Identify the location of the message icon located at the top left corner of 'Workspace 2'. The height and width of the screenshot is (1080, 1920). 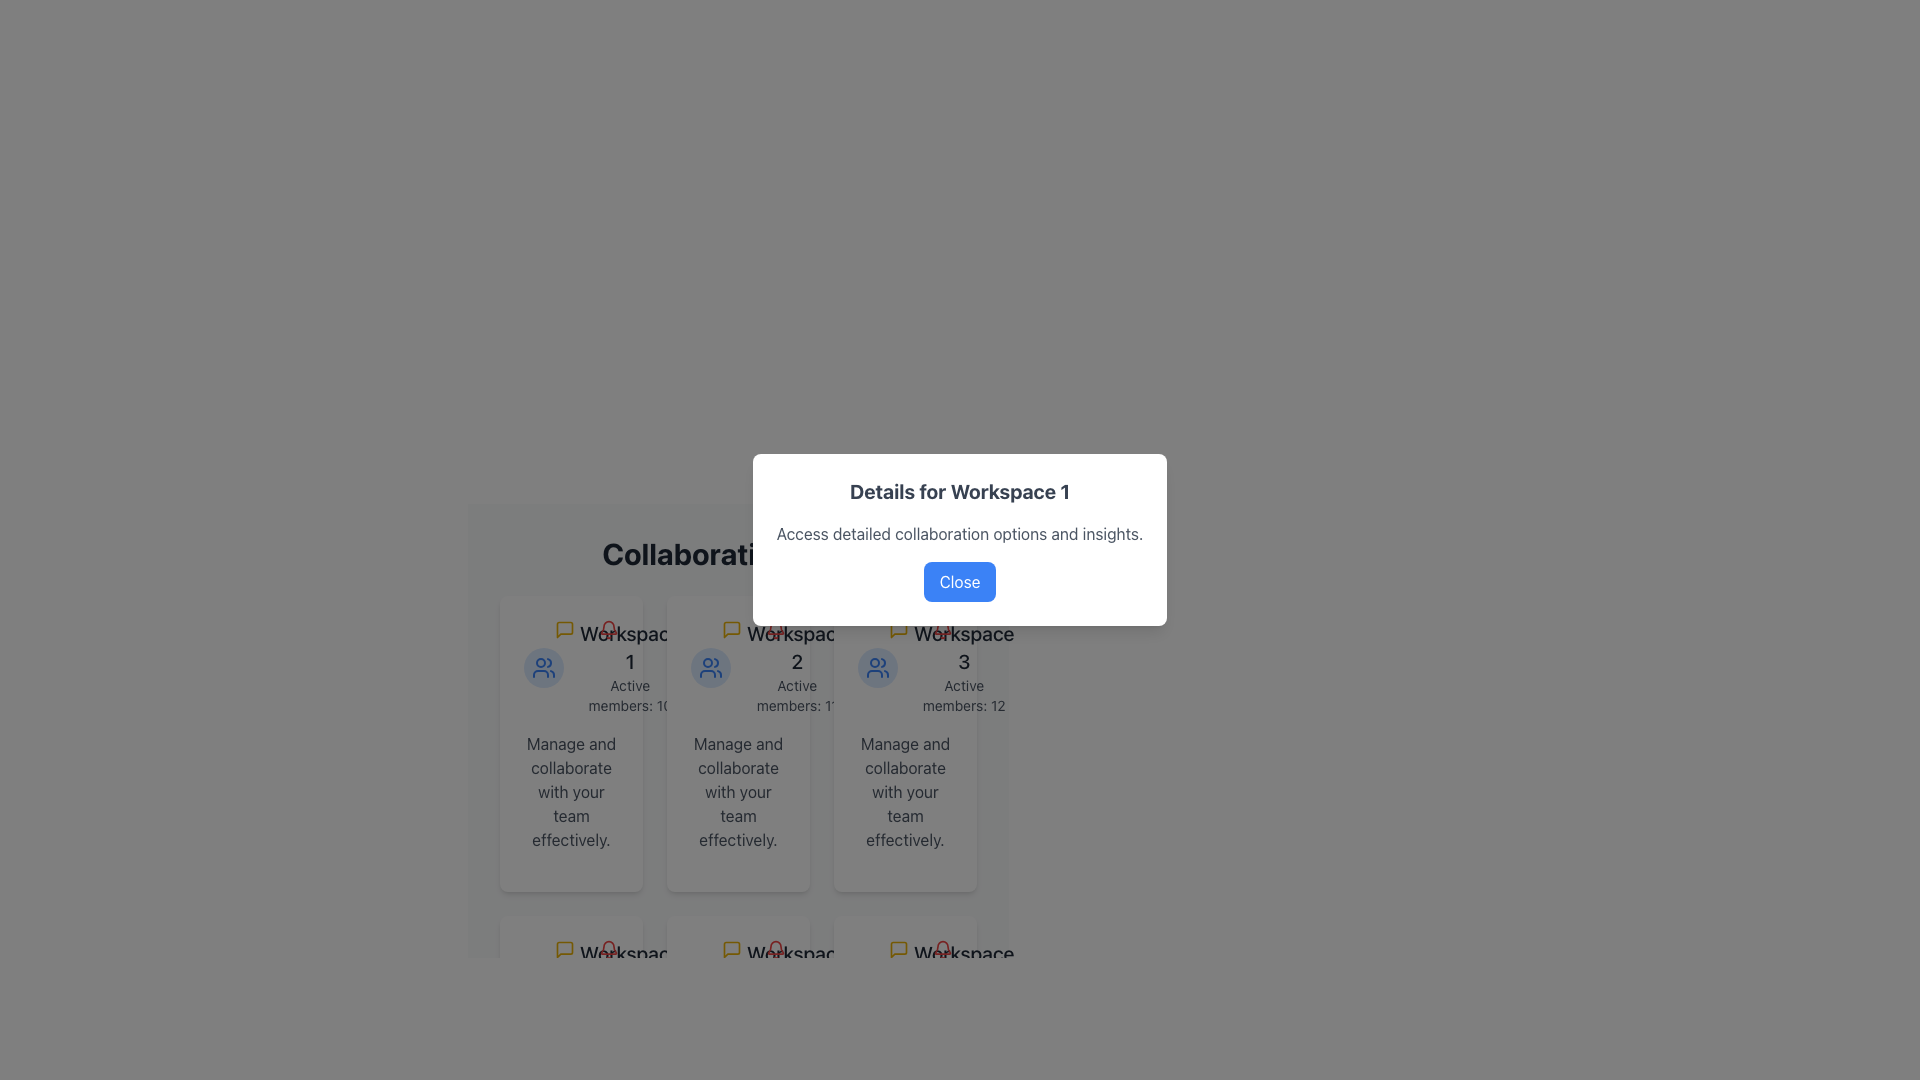
(730, 948).